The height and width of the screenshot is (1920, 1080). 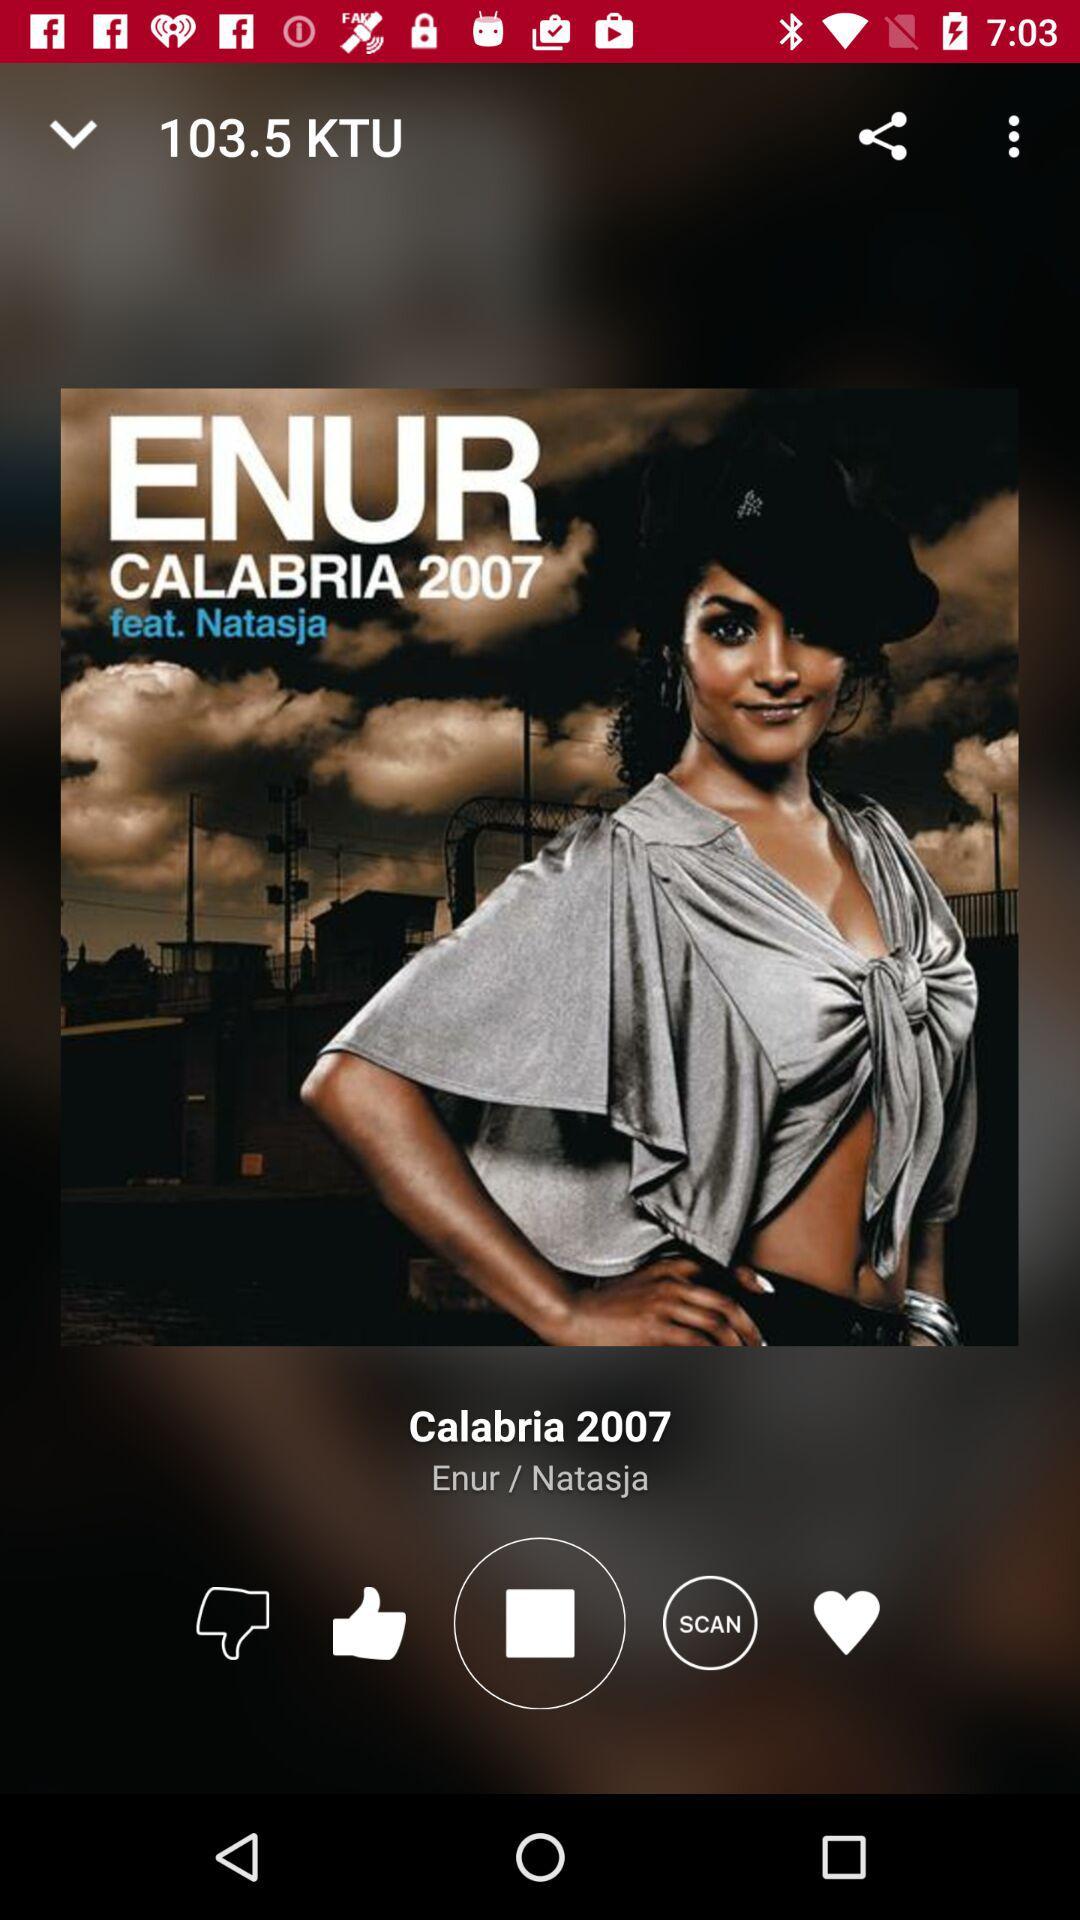 I want to click on the thumbs_up icon, so click(x=369, y=1622).